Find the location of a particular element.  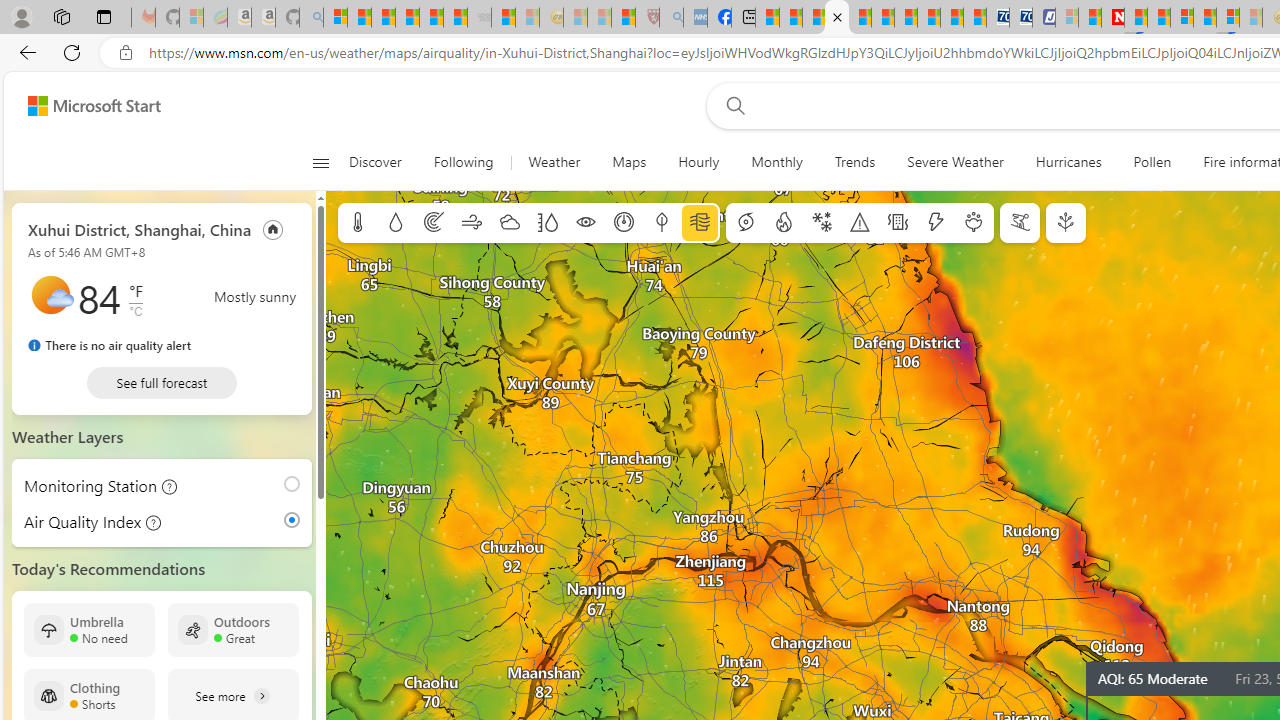

'Outdoors Great' is located at coordinates (233, 630).